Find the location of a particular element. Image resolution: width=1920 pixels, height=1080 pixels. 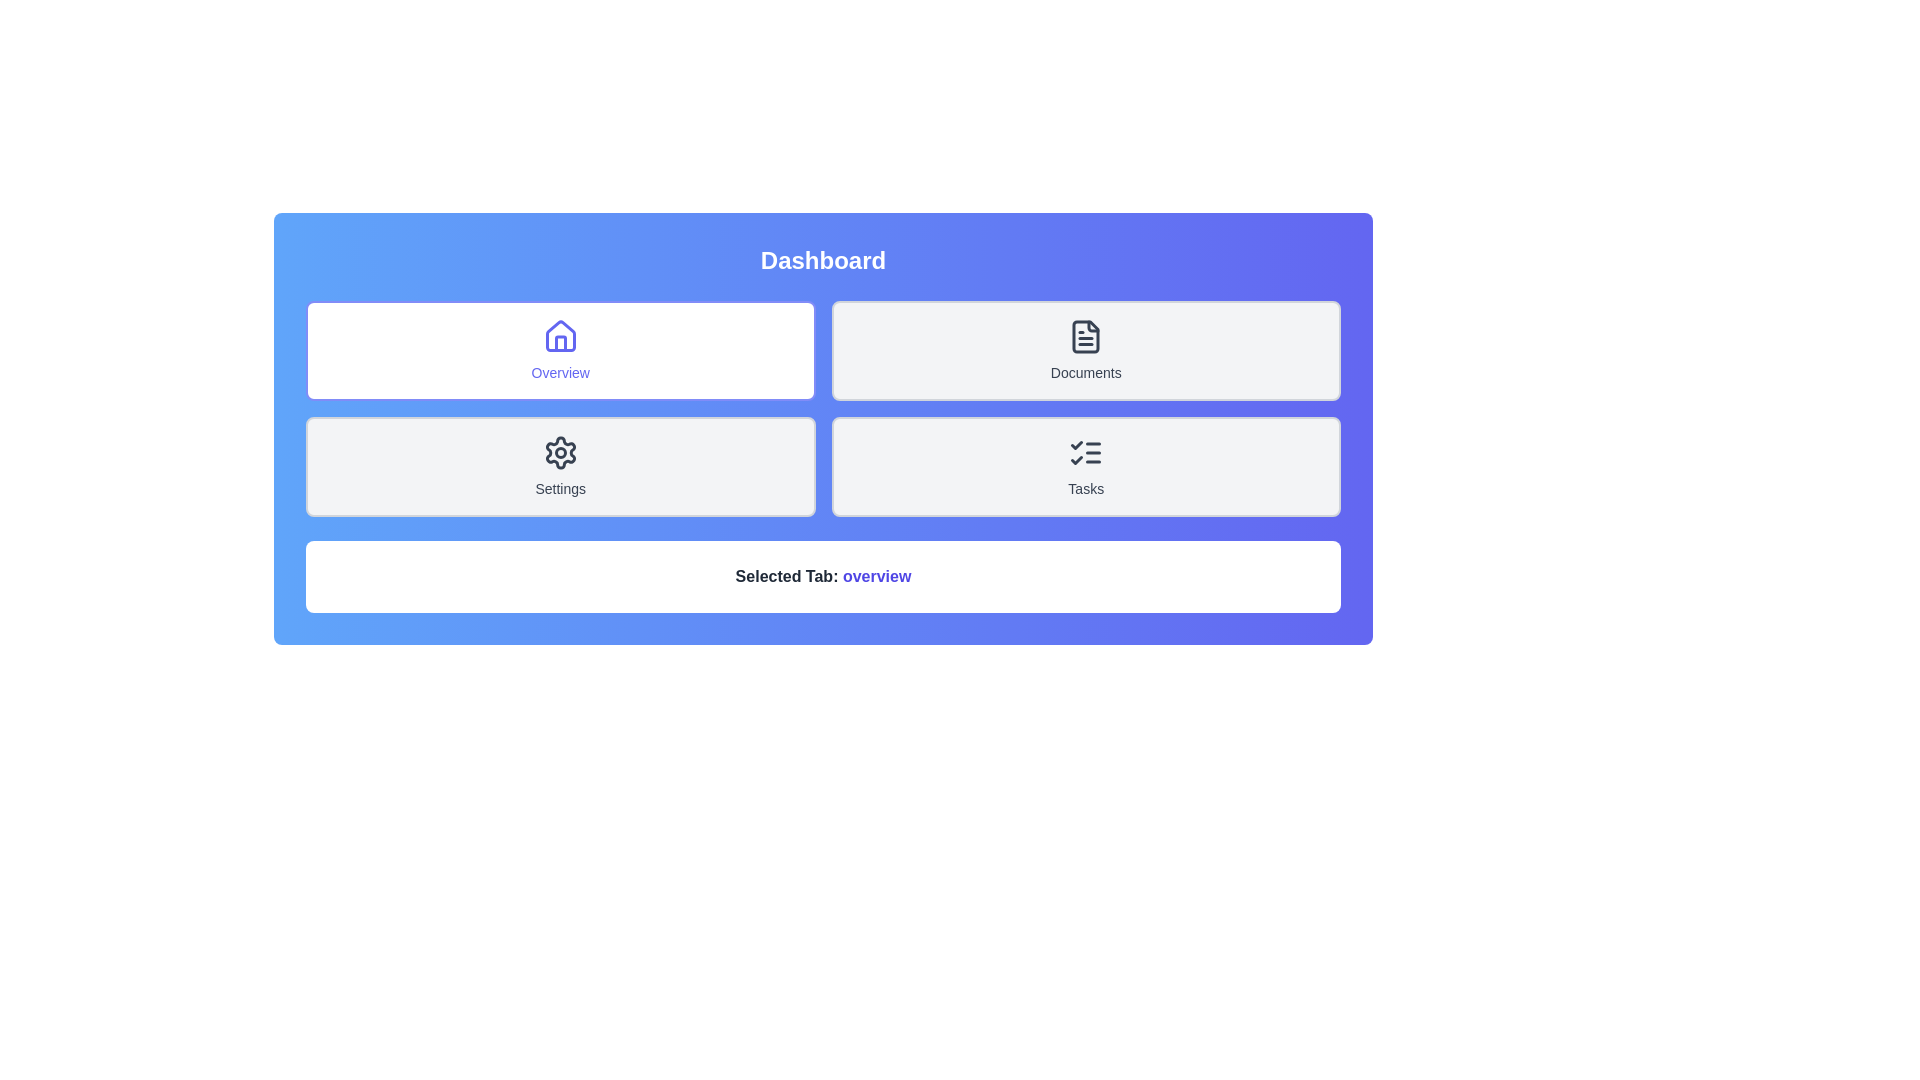

the graphical vector element representing the folded corner of the document icon located in the top-right quadrant of the user interface is located at coordinates (1092, 325).